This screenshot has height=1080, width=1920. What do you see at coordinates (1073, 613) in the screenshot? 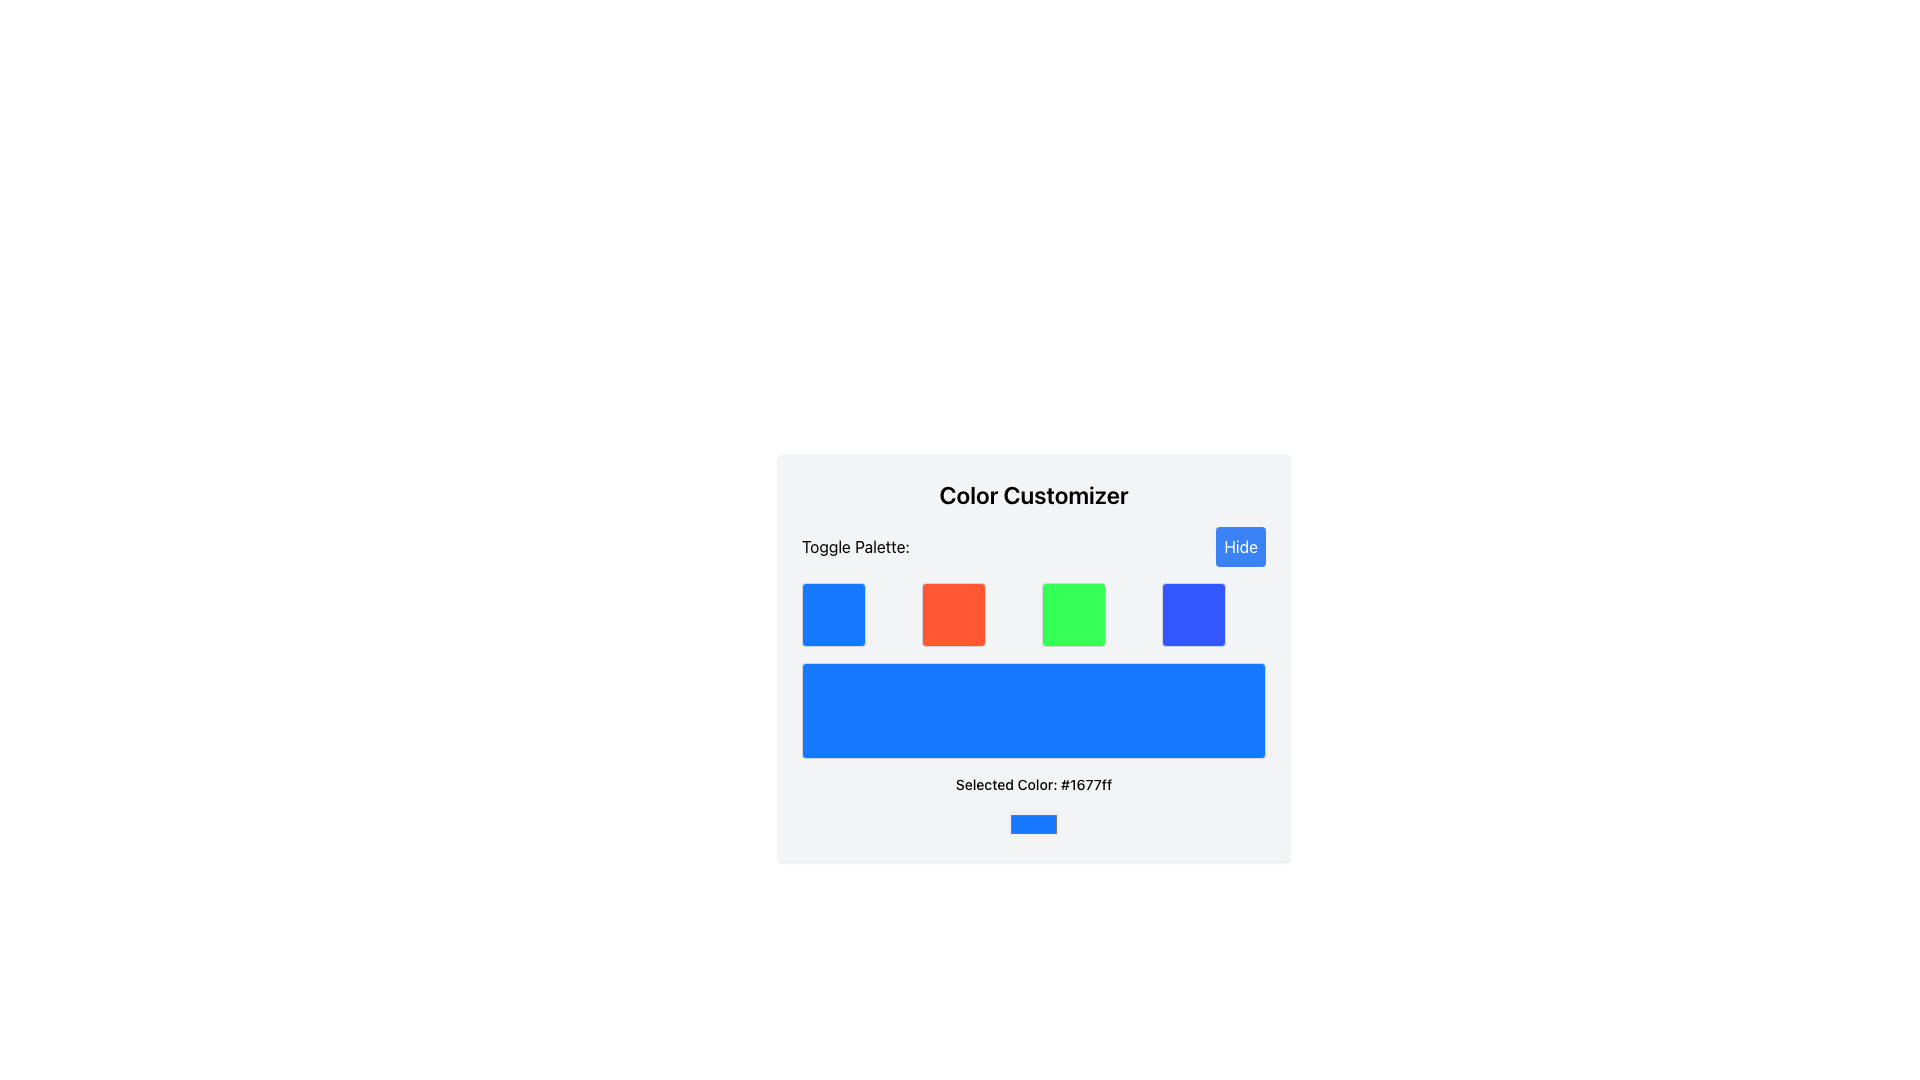
I see `the neon green color selection box, which is the third square in a horizontally aligned group of four colored squares` at bounding box center [1073, 613].